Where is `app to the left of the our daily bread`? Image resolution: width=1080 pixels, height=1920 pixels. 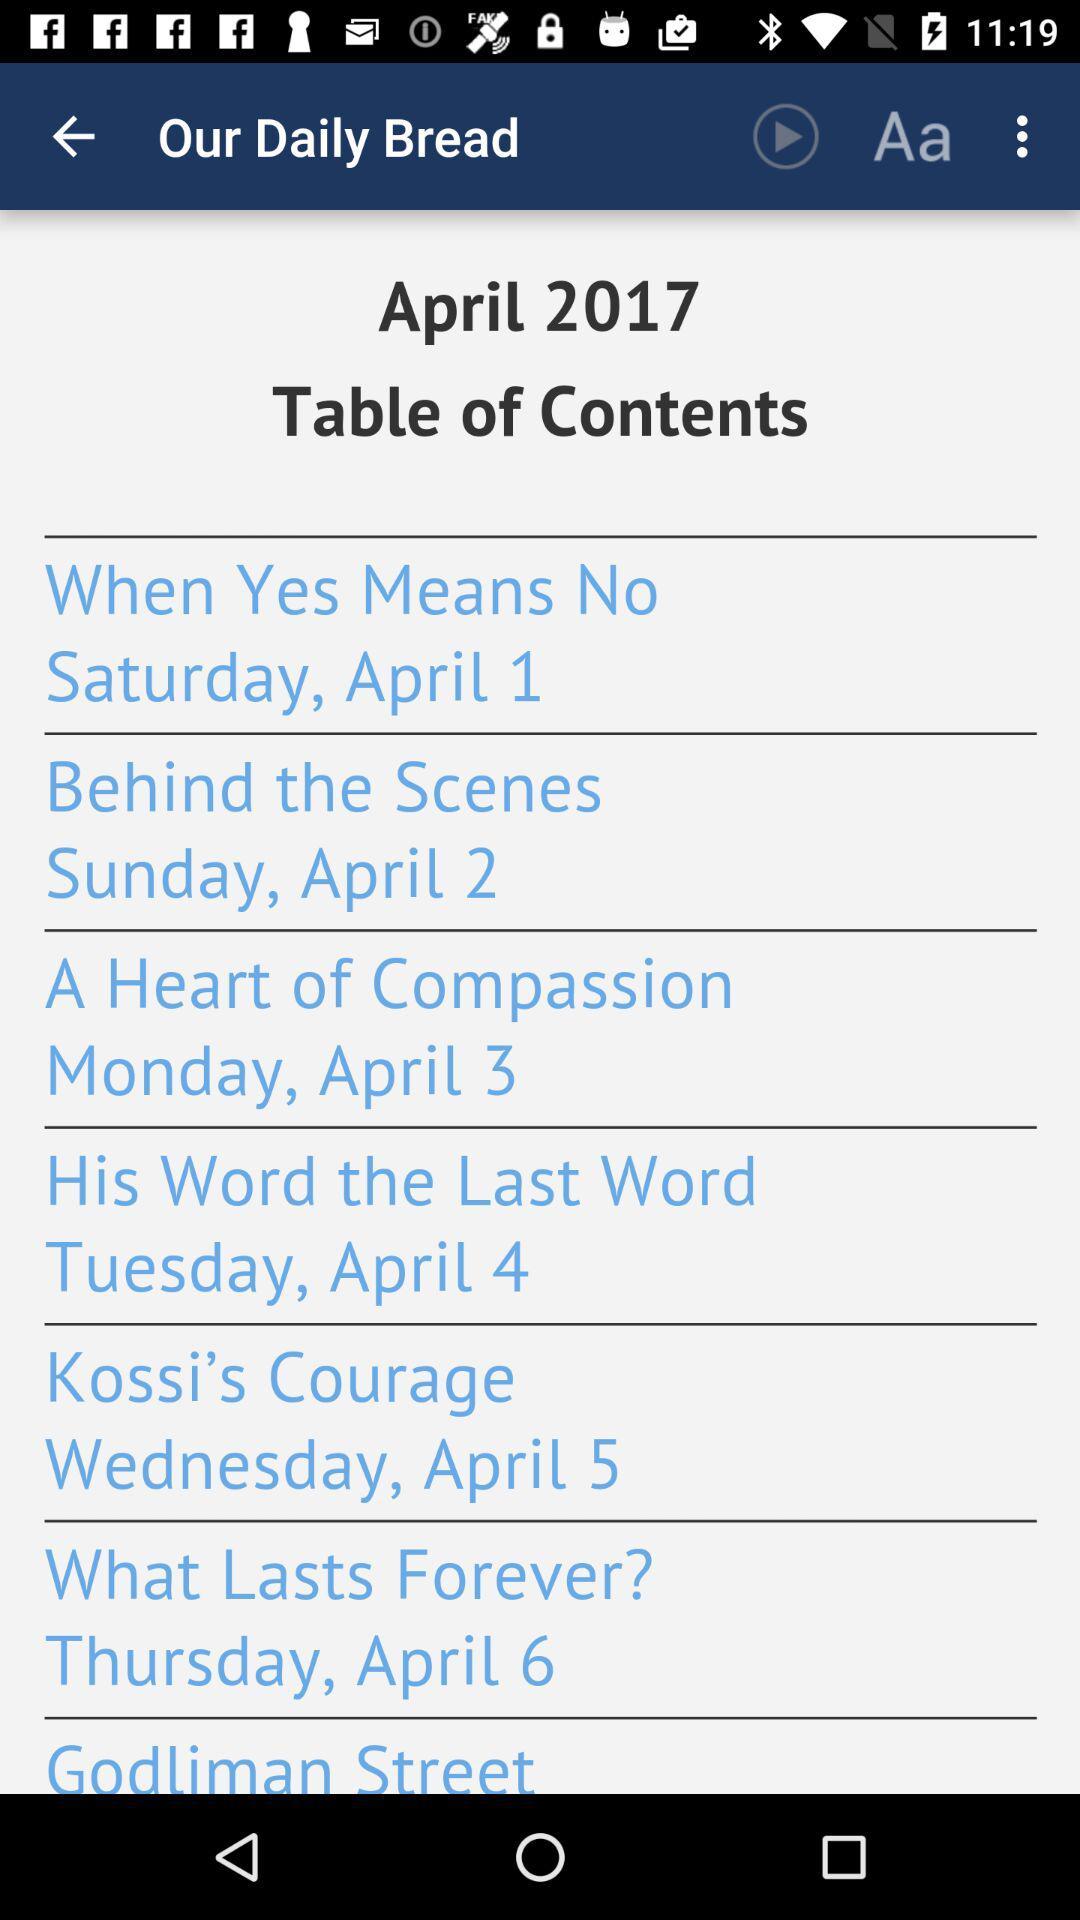 app to the left of the our daily bread is located at coordinates (72, 135).